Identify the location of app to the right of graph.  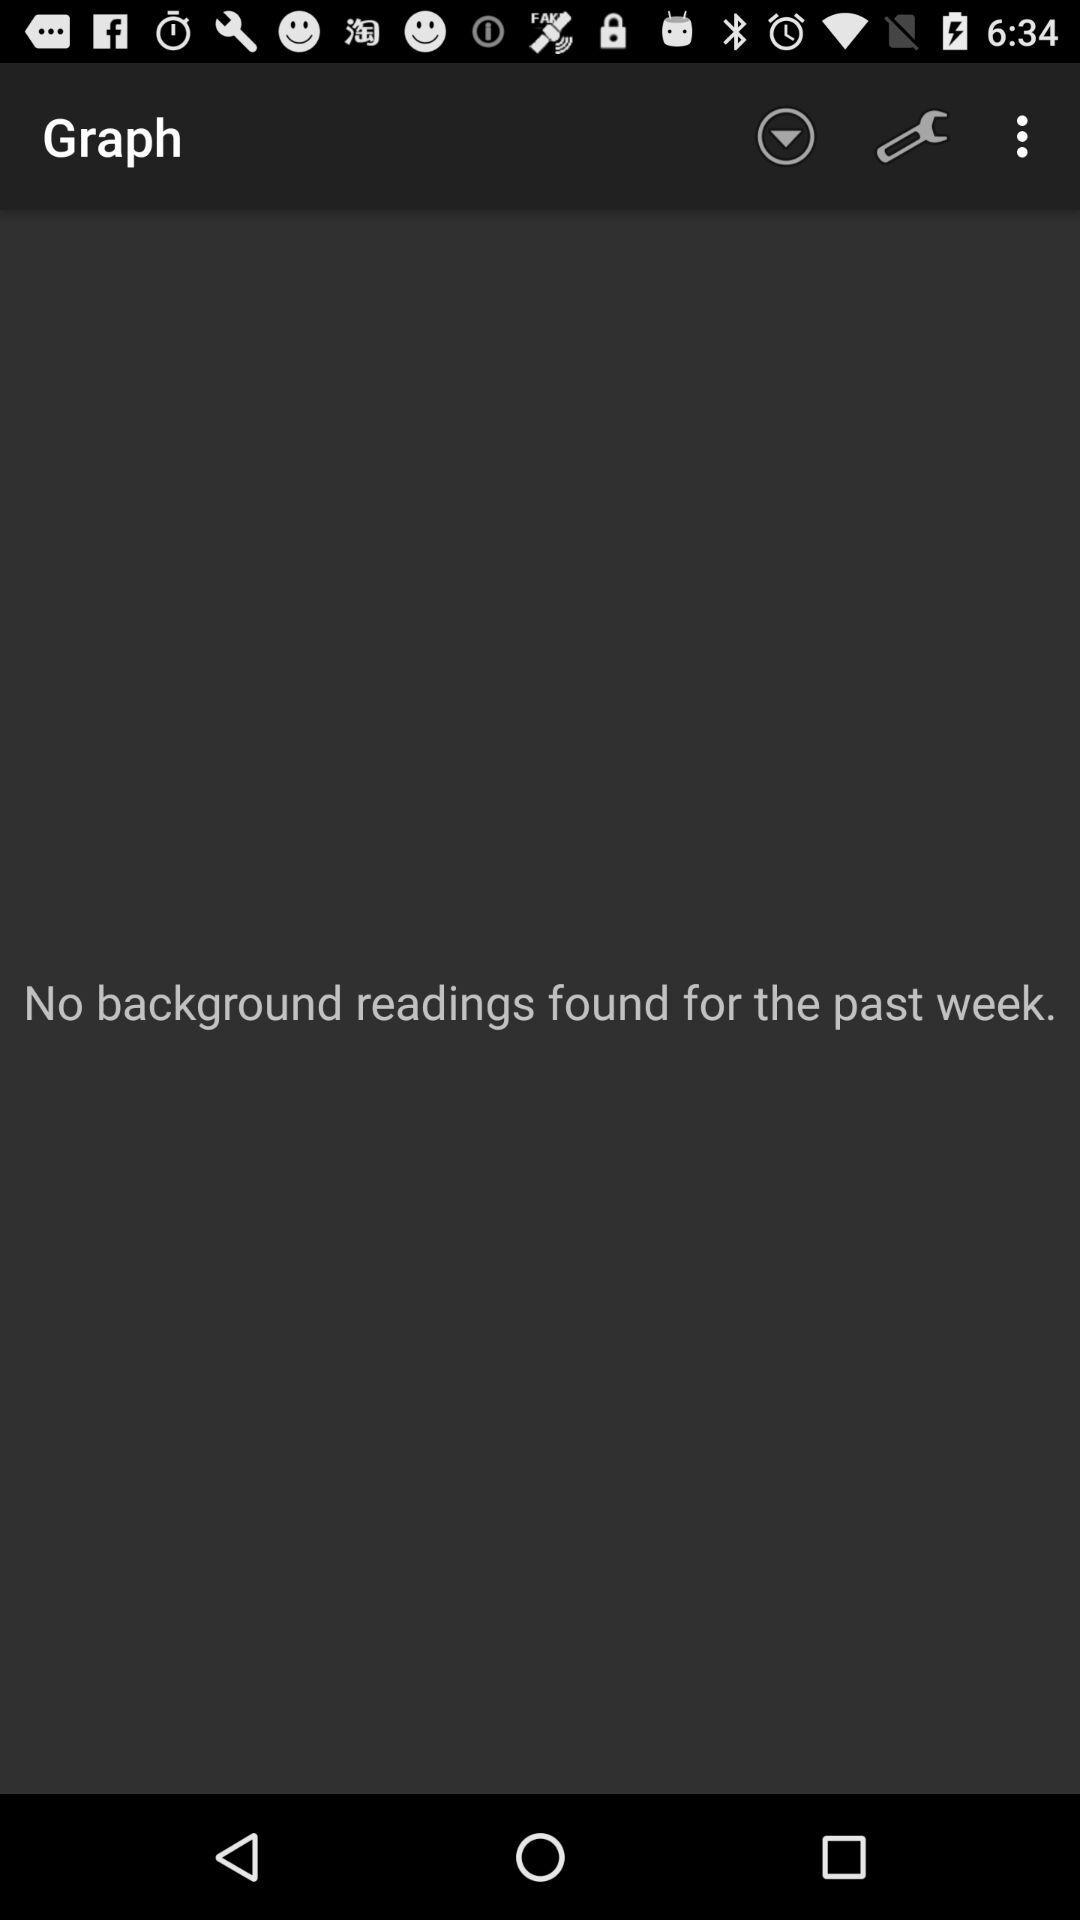
(785, 135).